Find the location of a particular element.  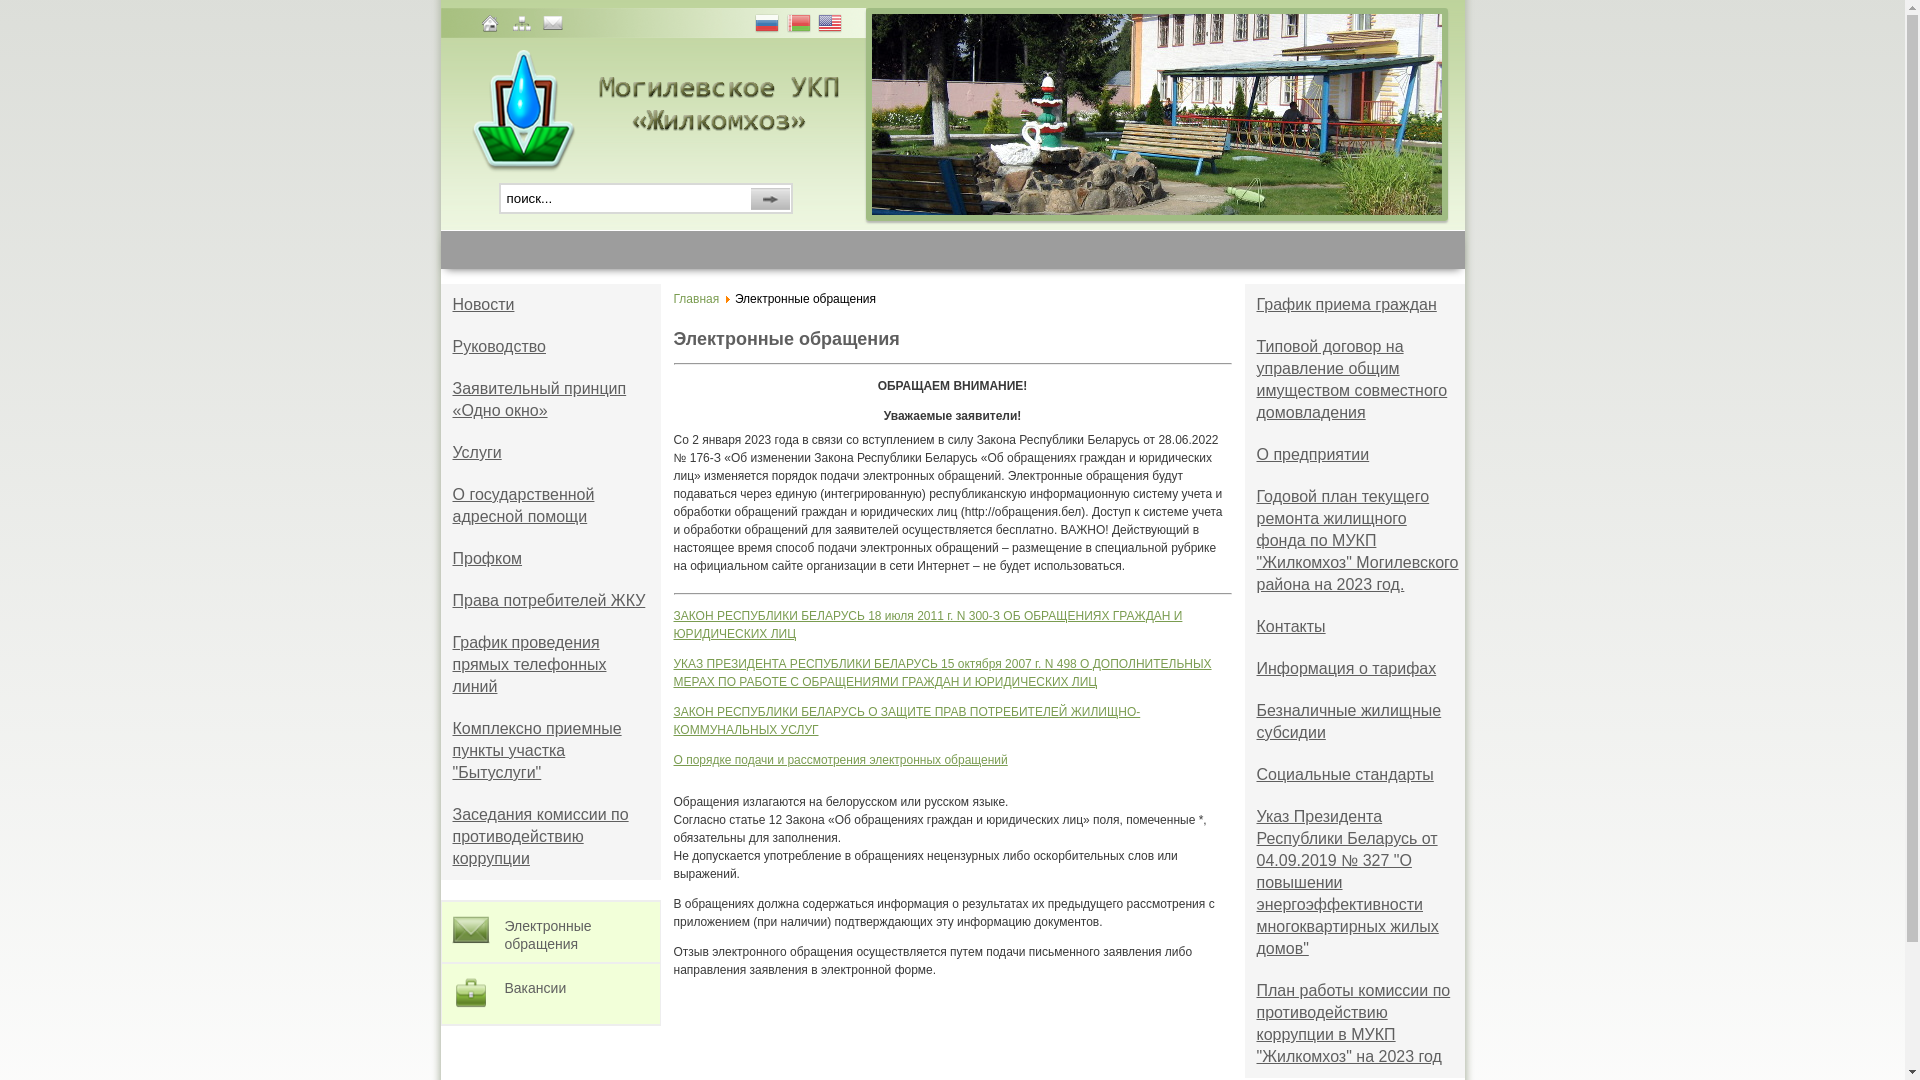

'Belarusian' is located at coordinates (800, 25).